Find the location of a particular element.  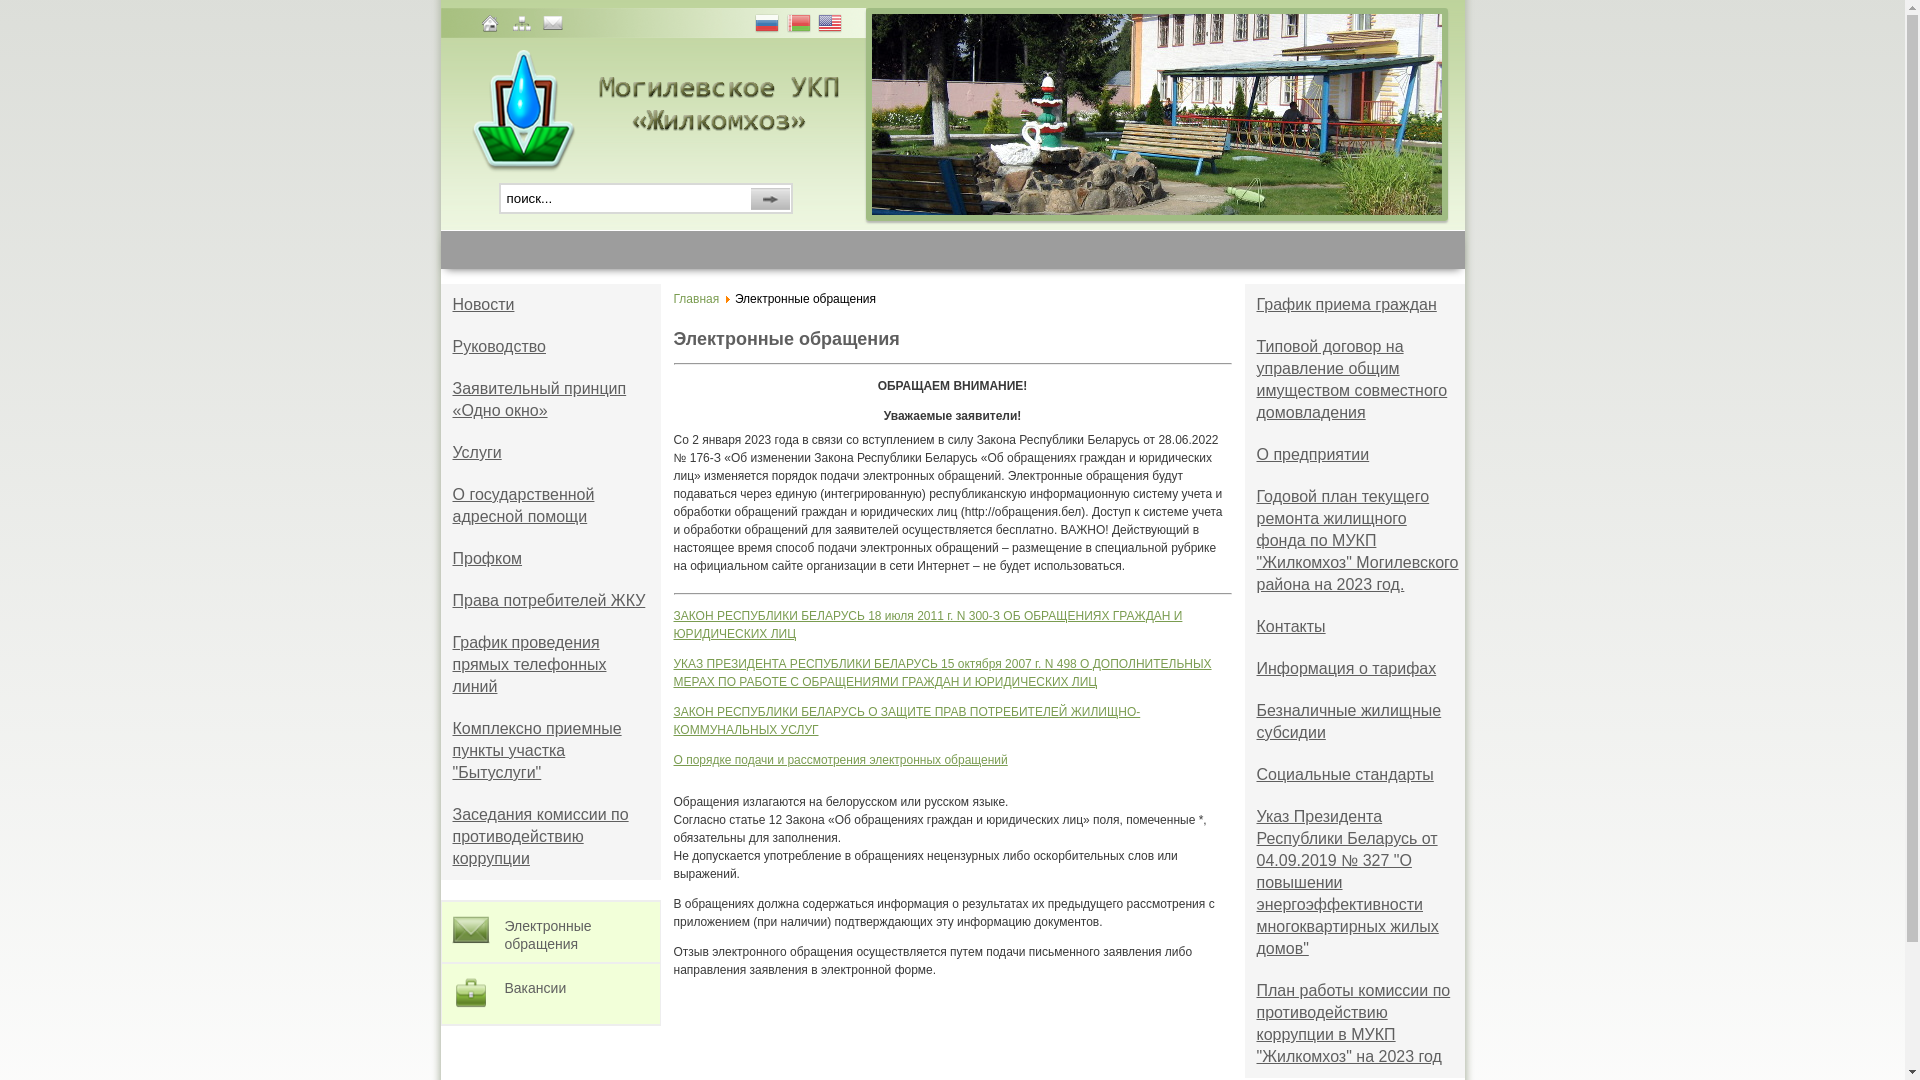

'Belarusian' is located at coordinates (800, 25).